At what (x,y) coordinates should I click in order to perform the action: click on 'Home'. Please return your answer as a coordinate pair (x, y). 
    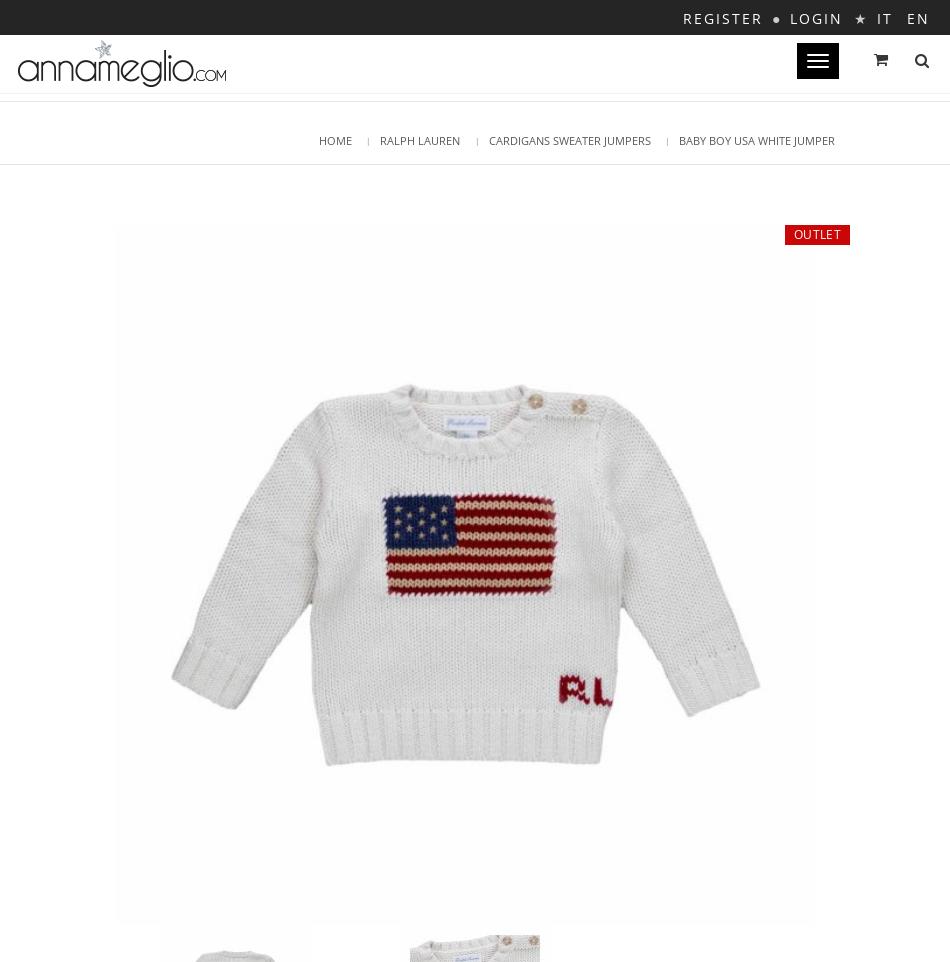
    Looking at the image, I should click on (334, 139).